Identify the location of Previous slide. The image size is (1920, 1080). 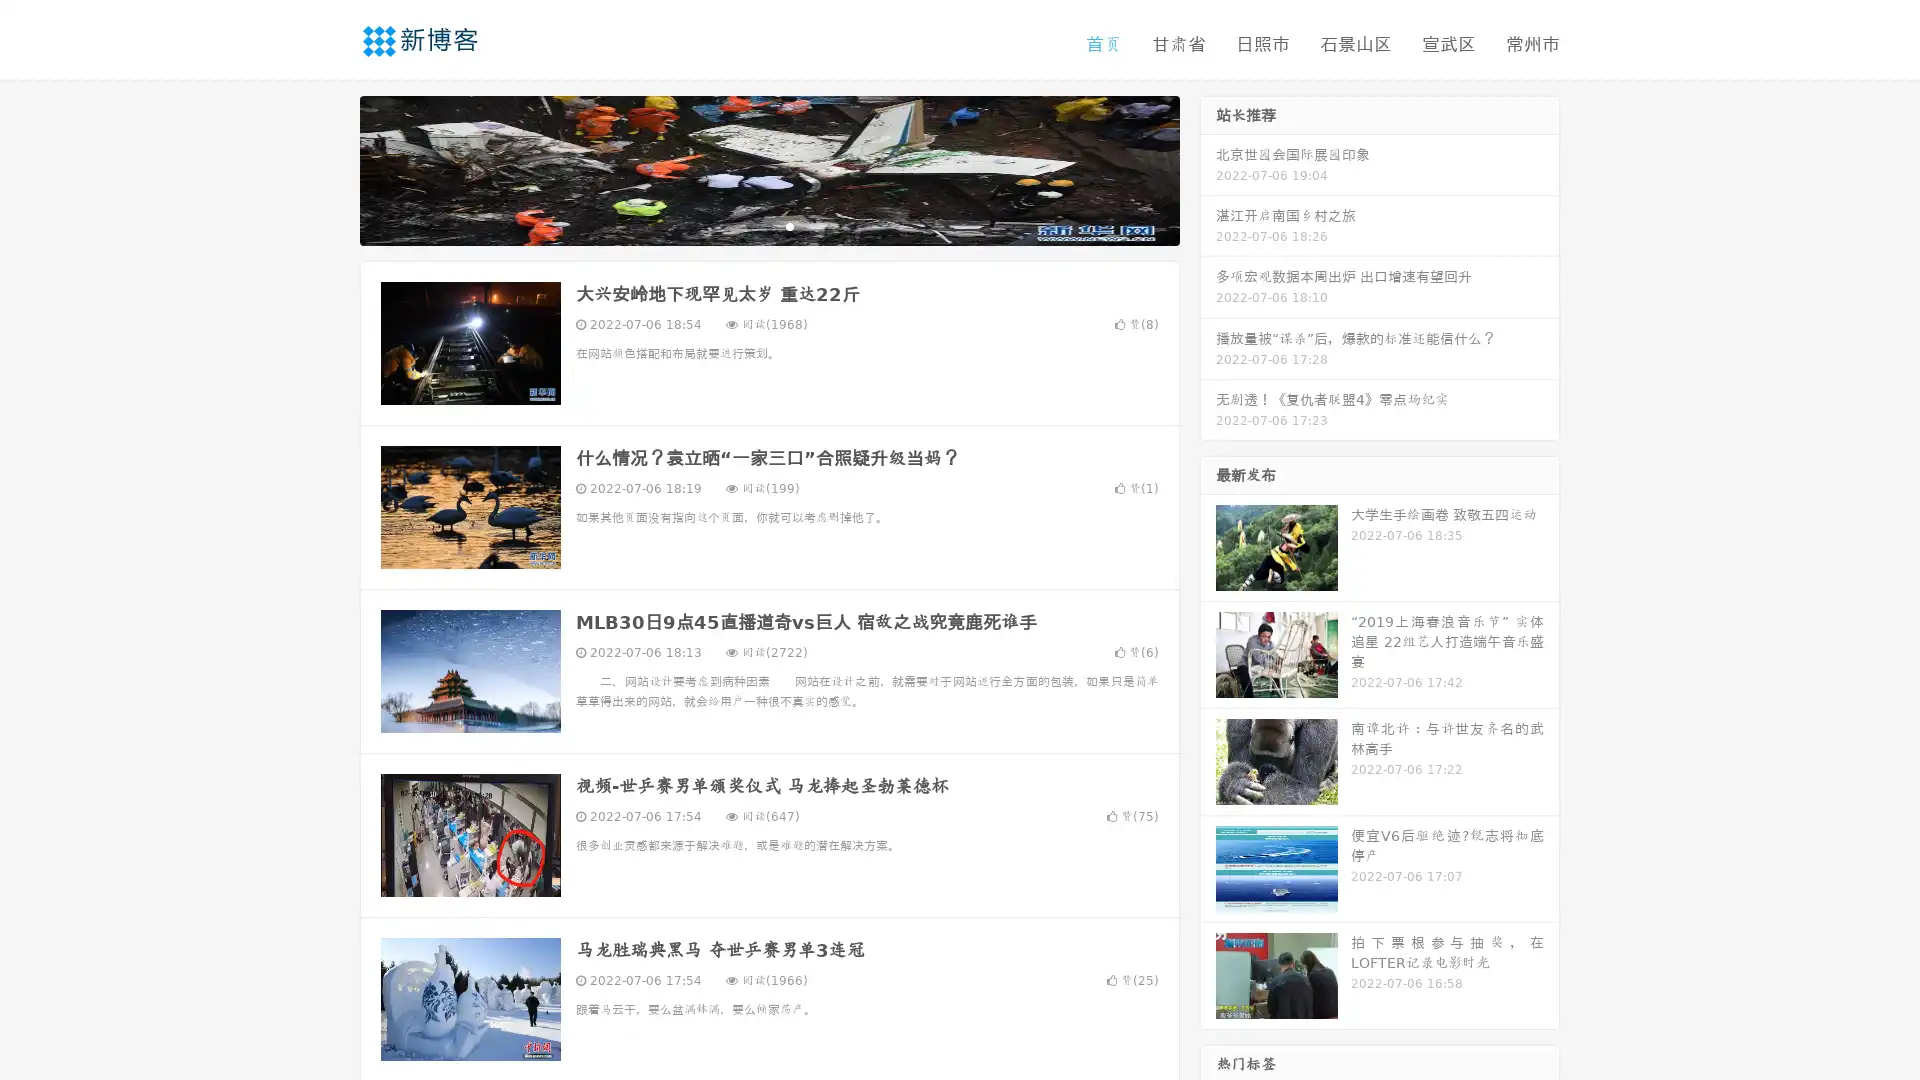
(330, 168).